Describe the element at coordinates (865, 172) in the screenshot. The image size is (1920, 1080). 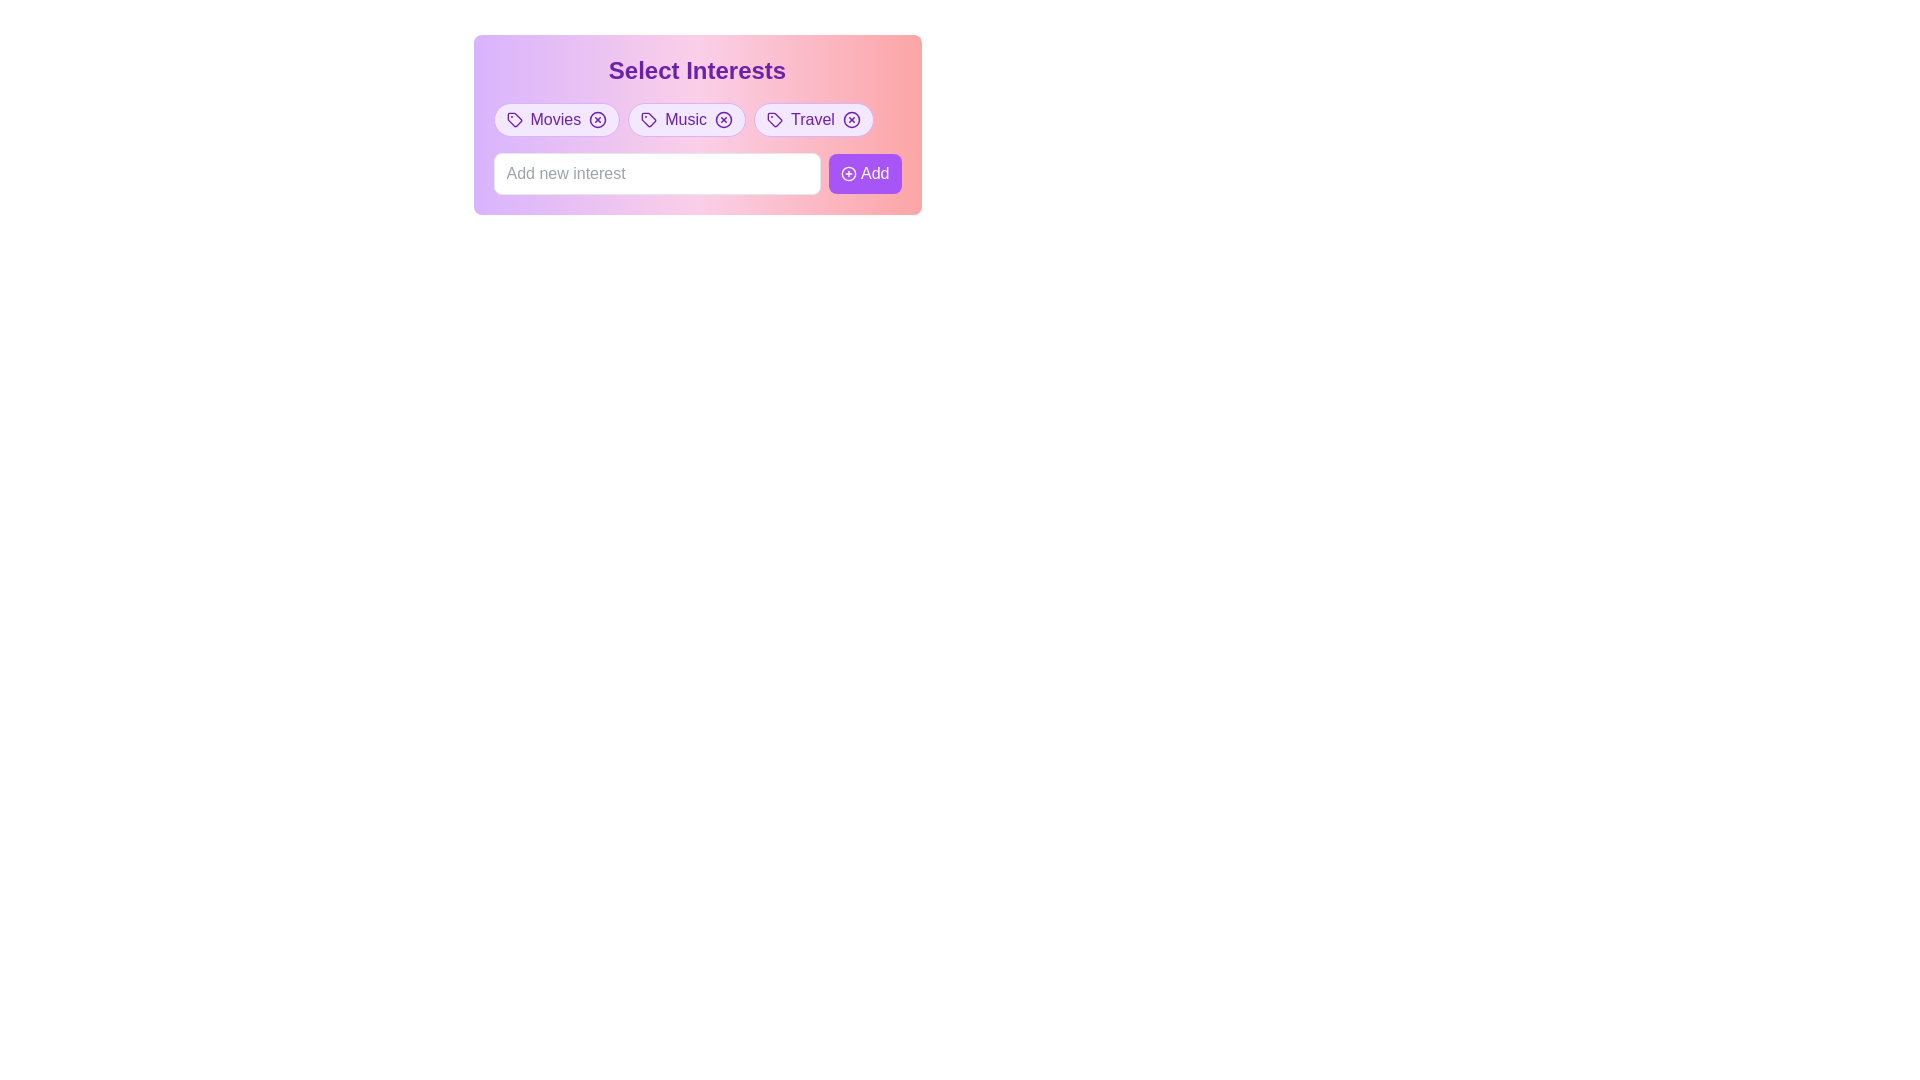
I see `the purple button labeled 'Add' to change its appearance by triggering the hover effect` at that location.